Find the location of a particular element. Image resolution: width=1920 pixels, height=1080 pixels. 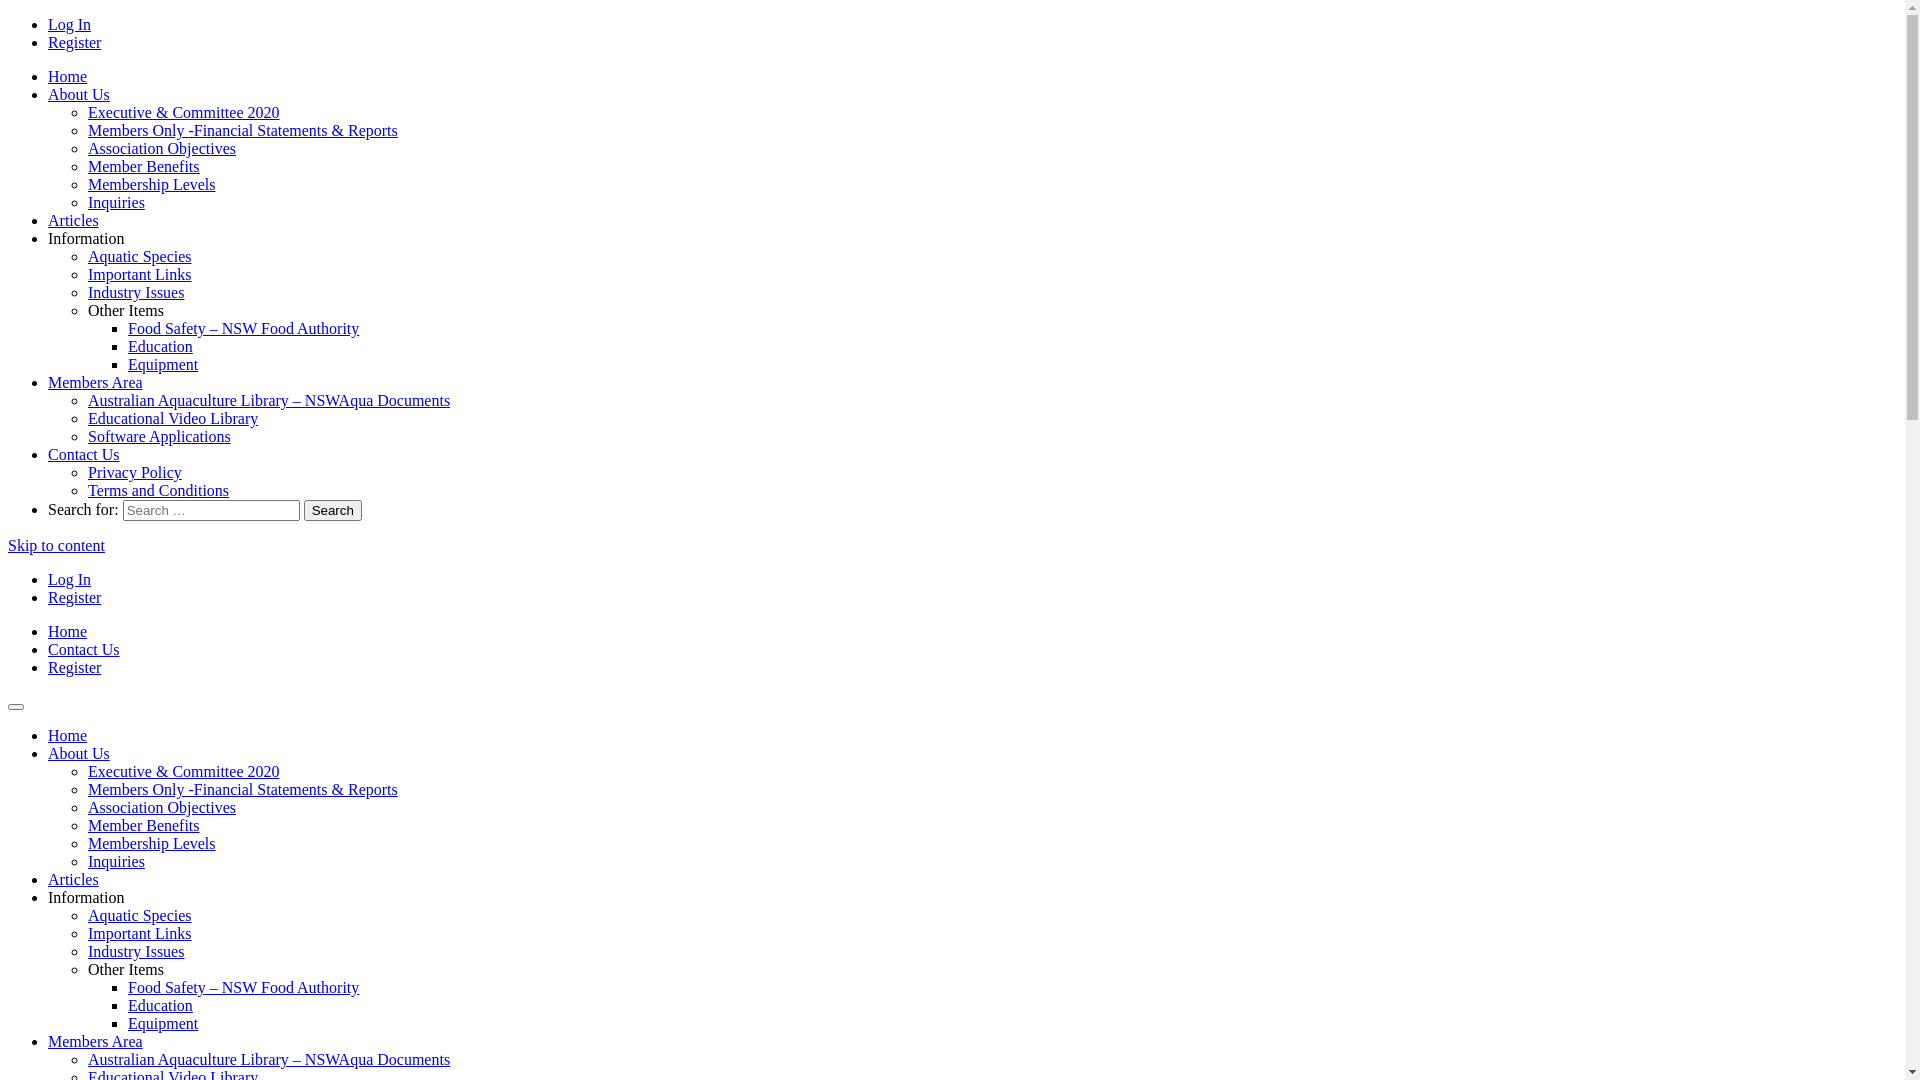

'Industry Issues' is located at coordinates (134, 950).